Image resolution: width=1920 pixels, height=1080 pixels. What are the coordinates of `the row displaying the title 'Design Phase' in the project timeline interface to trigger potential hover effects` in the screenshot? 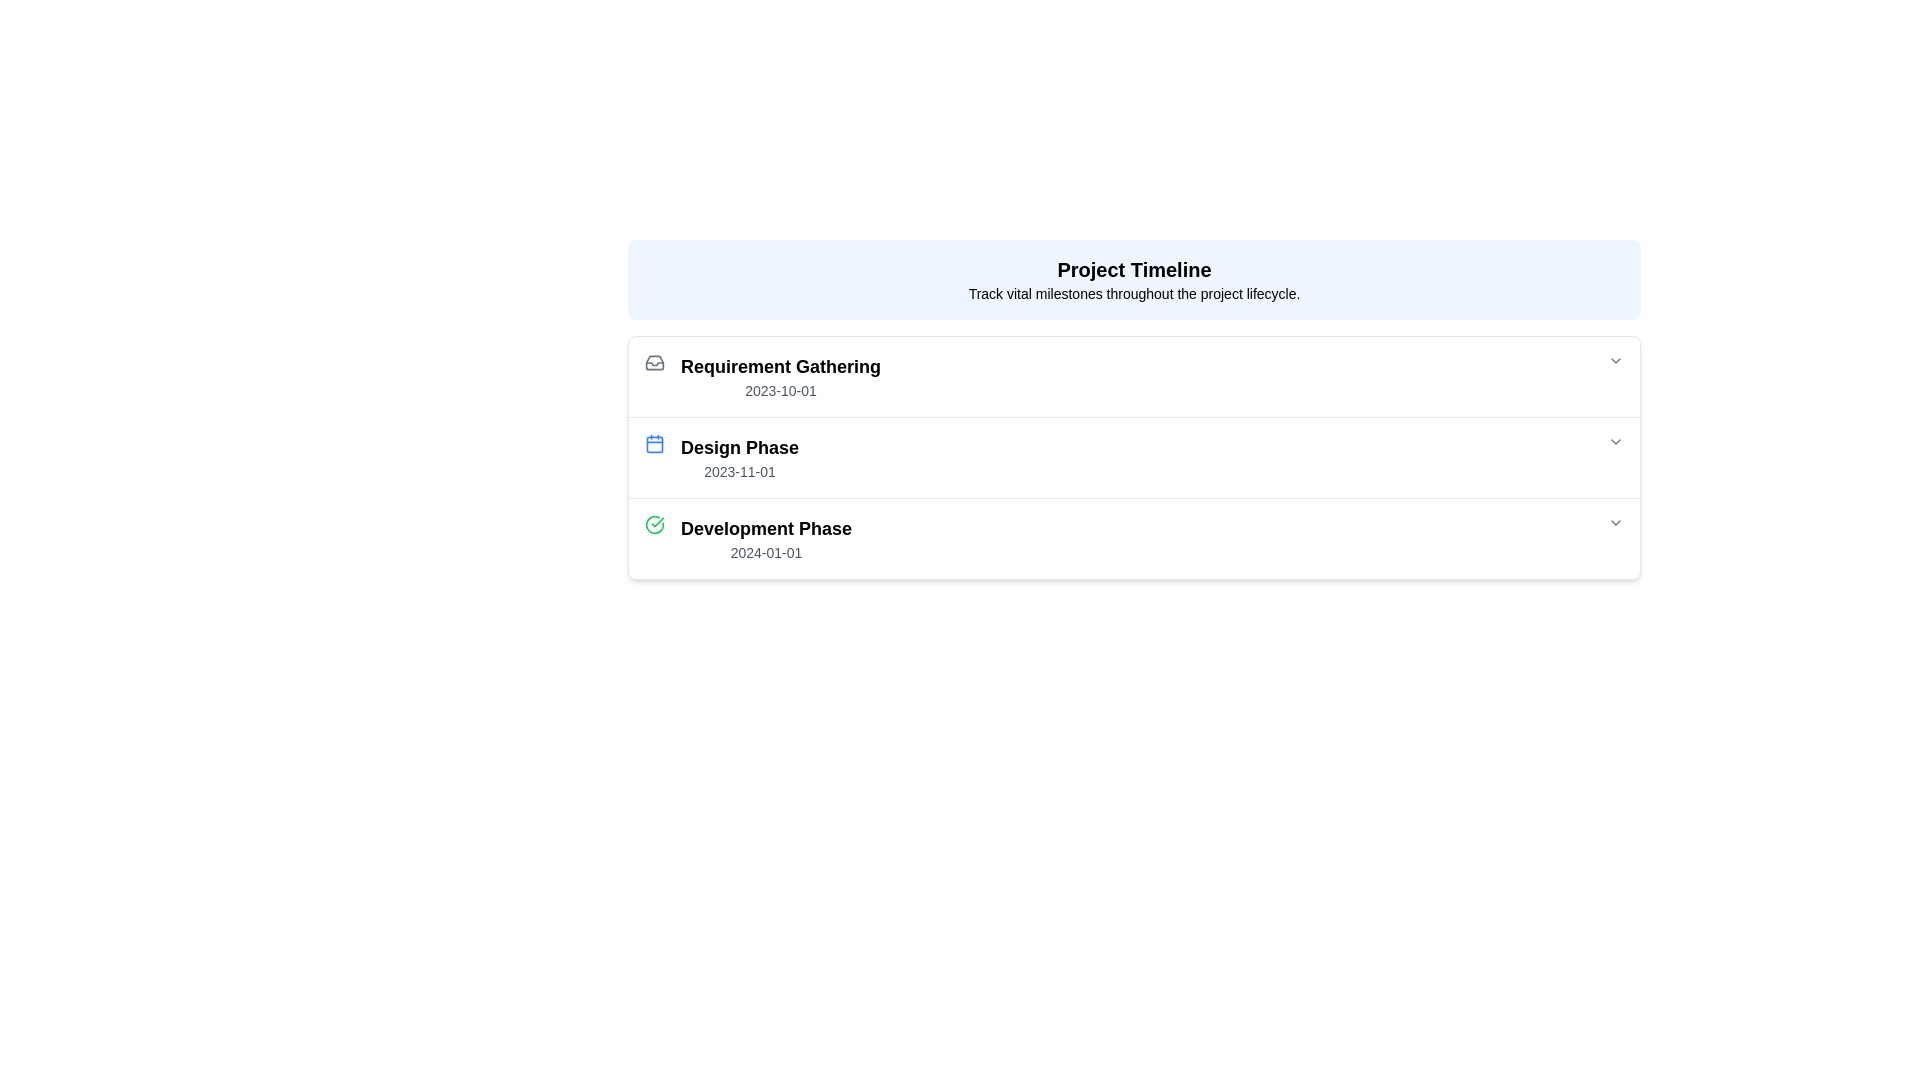 It's located at (1134, 458).